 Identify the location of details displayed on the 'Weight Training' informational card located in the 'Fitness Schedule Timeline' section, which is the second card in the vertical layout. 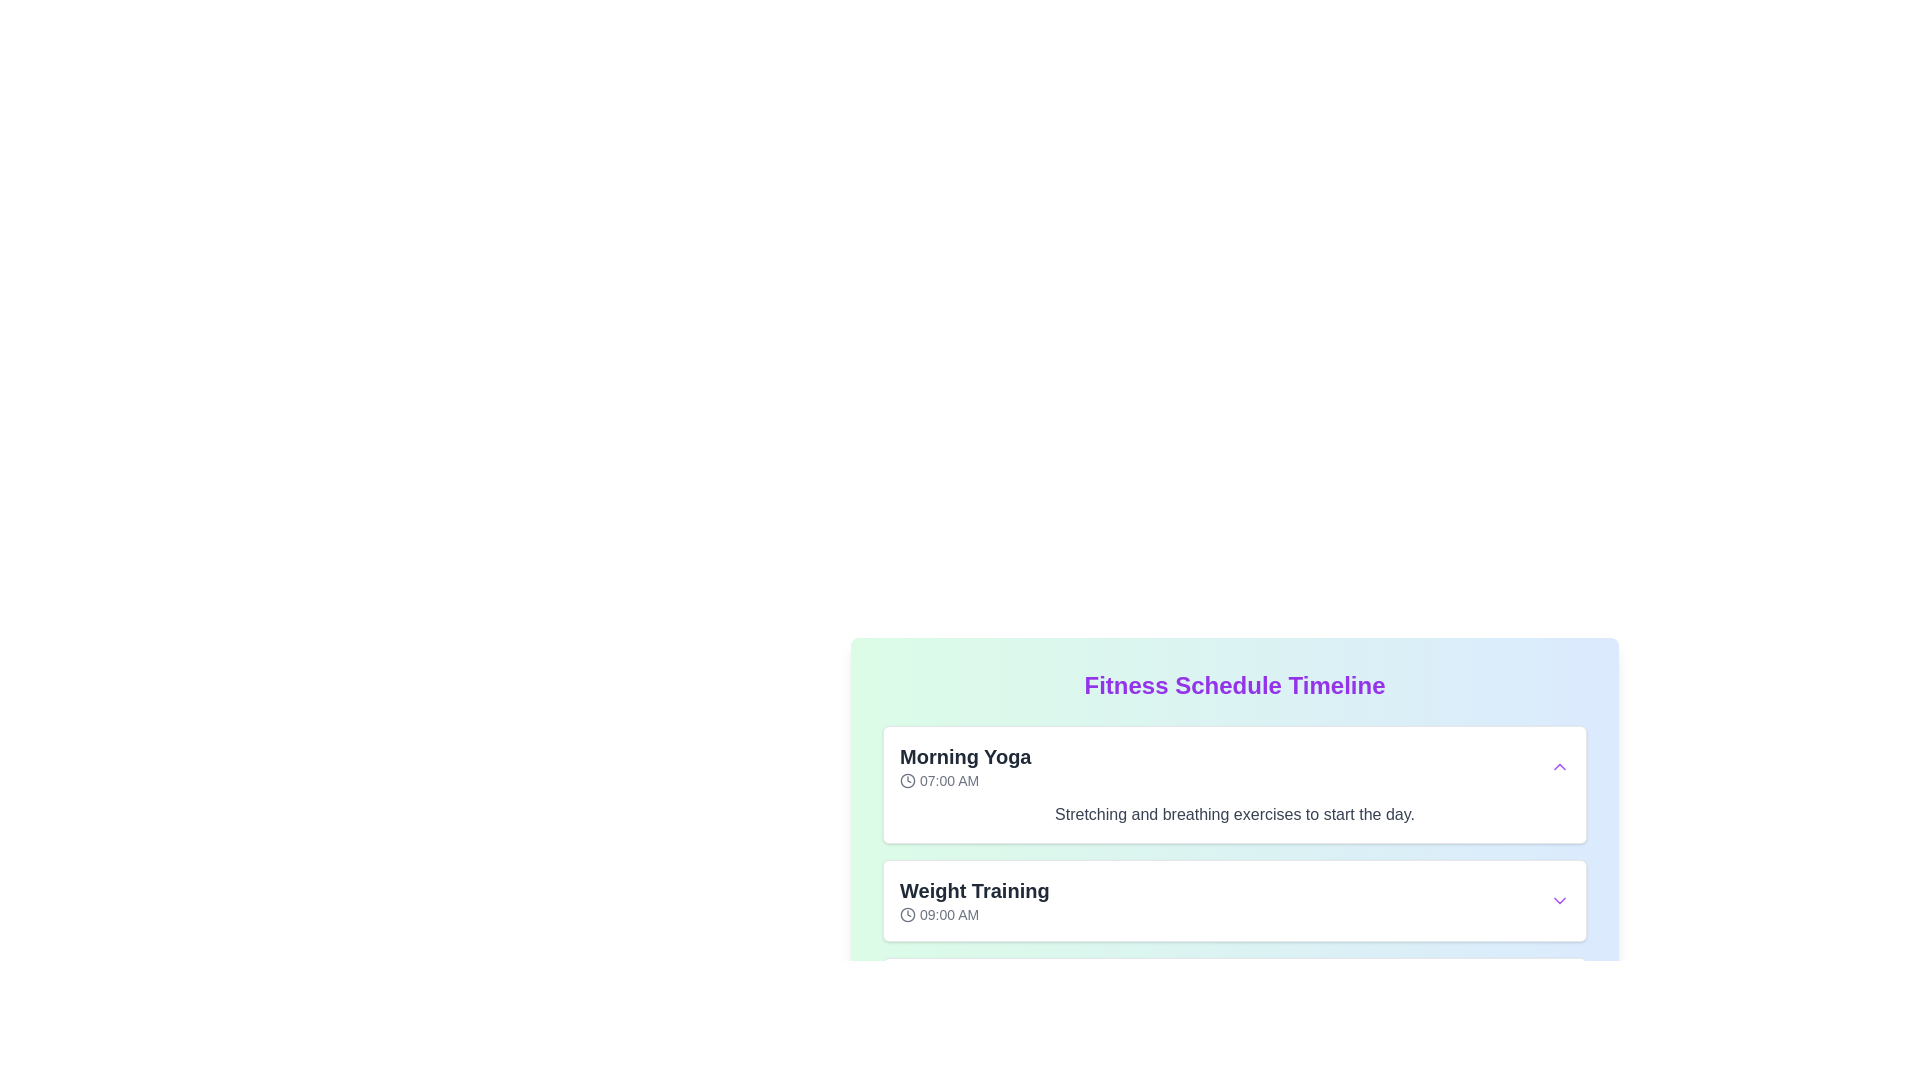
(1233, 901).